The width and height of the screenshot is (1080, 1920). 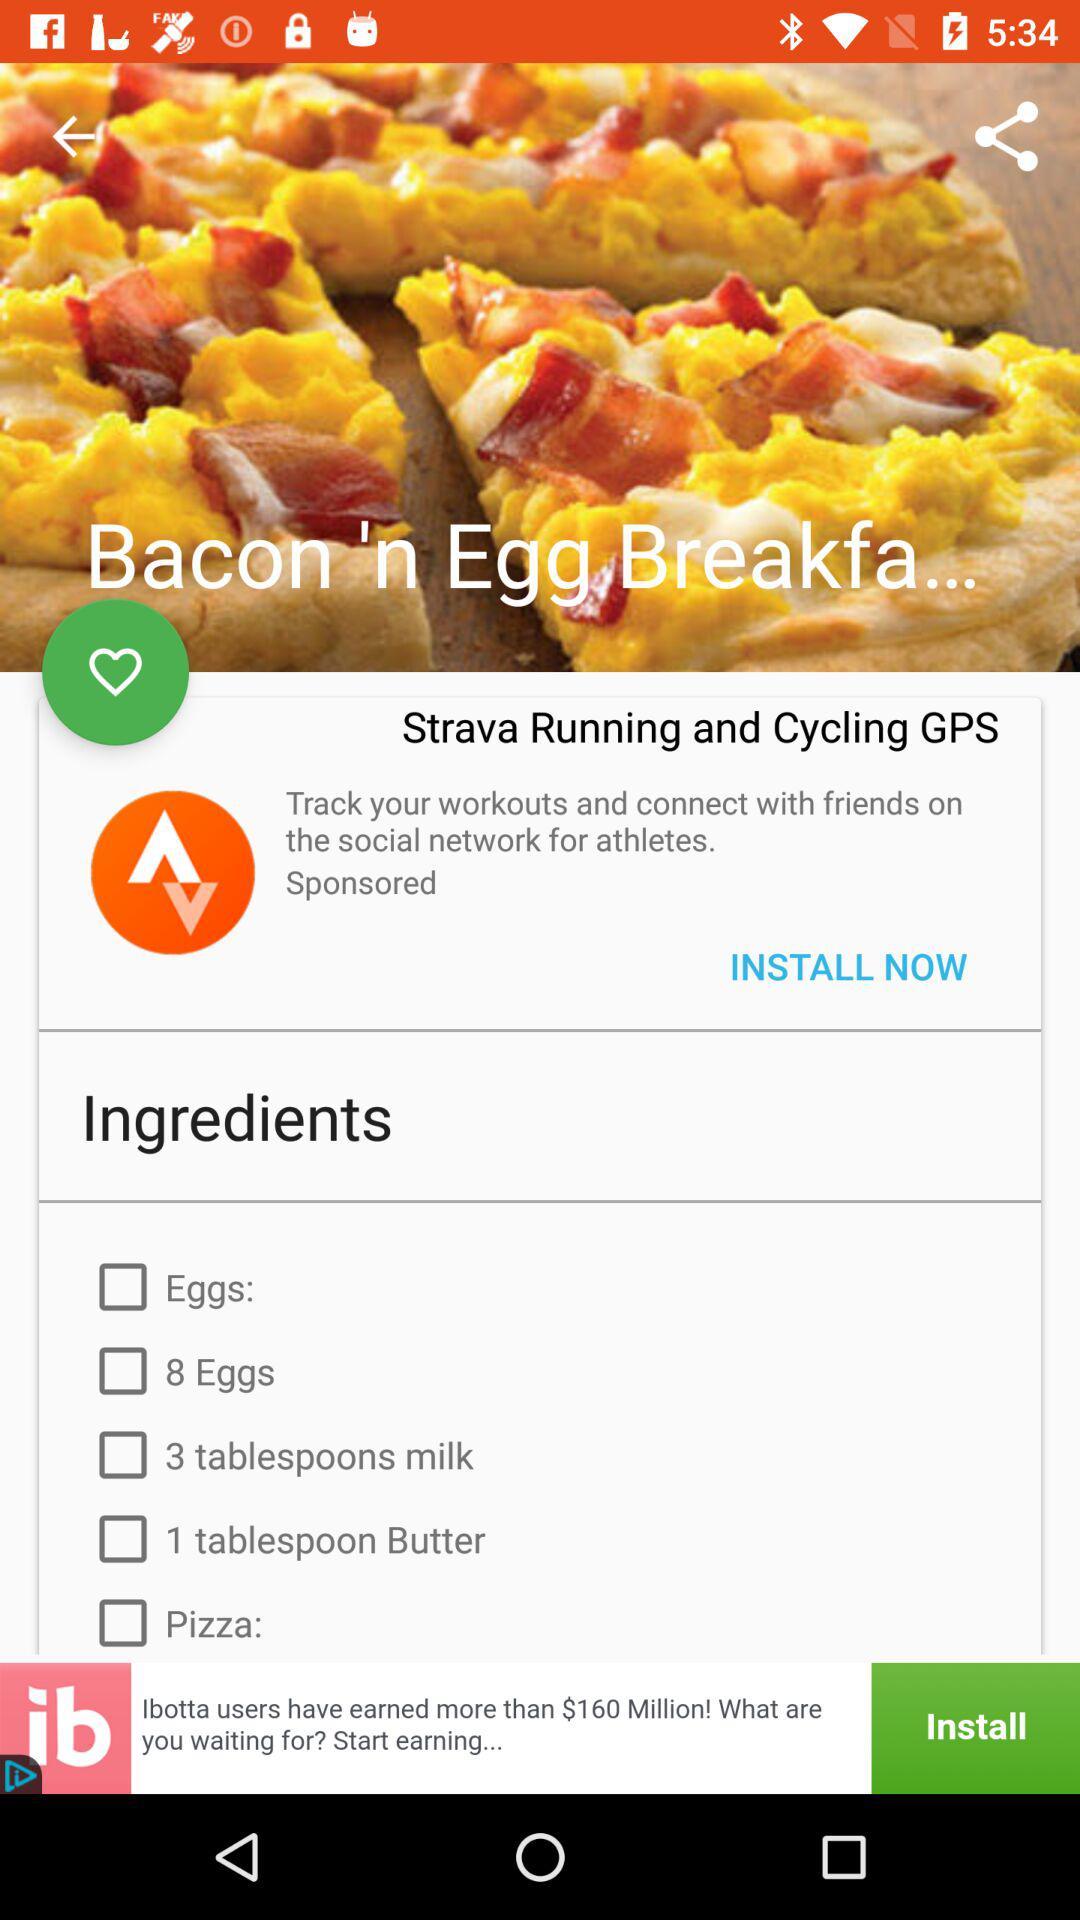 What do you see at coordinates (848, 965) in the screenshot?
I see `icon to the right of sponsored item` at bounding box center [848, 965].